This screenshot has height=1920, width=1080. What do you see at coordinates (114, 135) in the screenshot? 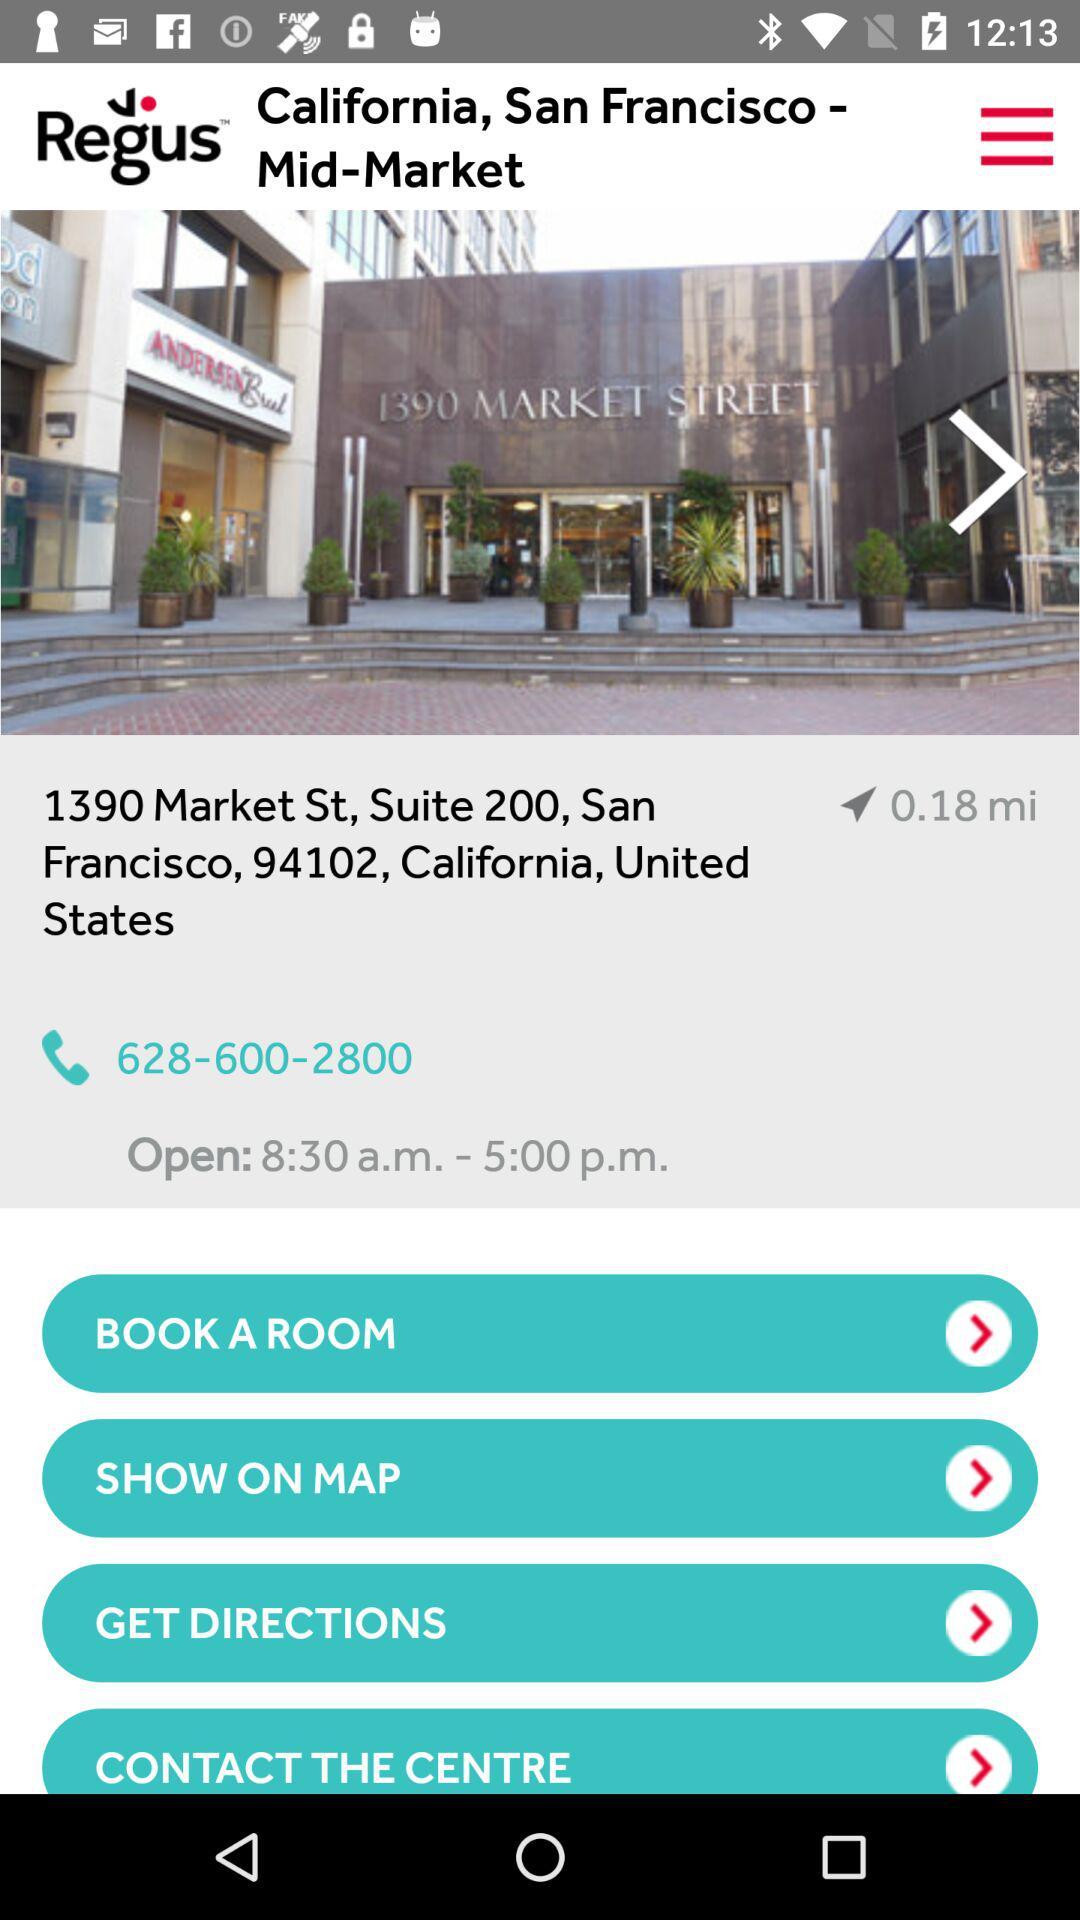
I see `the icon at the top left corner` at bounding box center [114, 135].